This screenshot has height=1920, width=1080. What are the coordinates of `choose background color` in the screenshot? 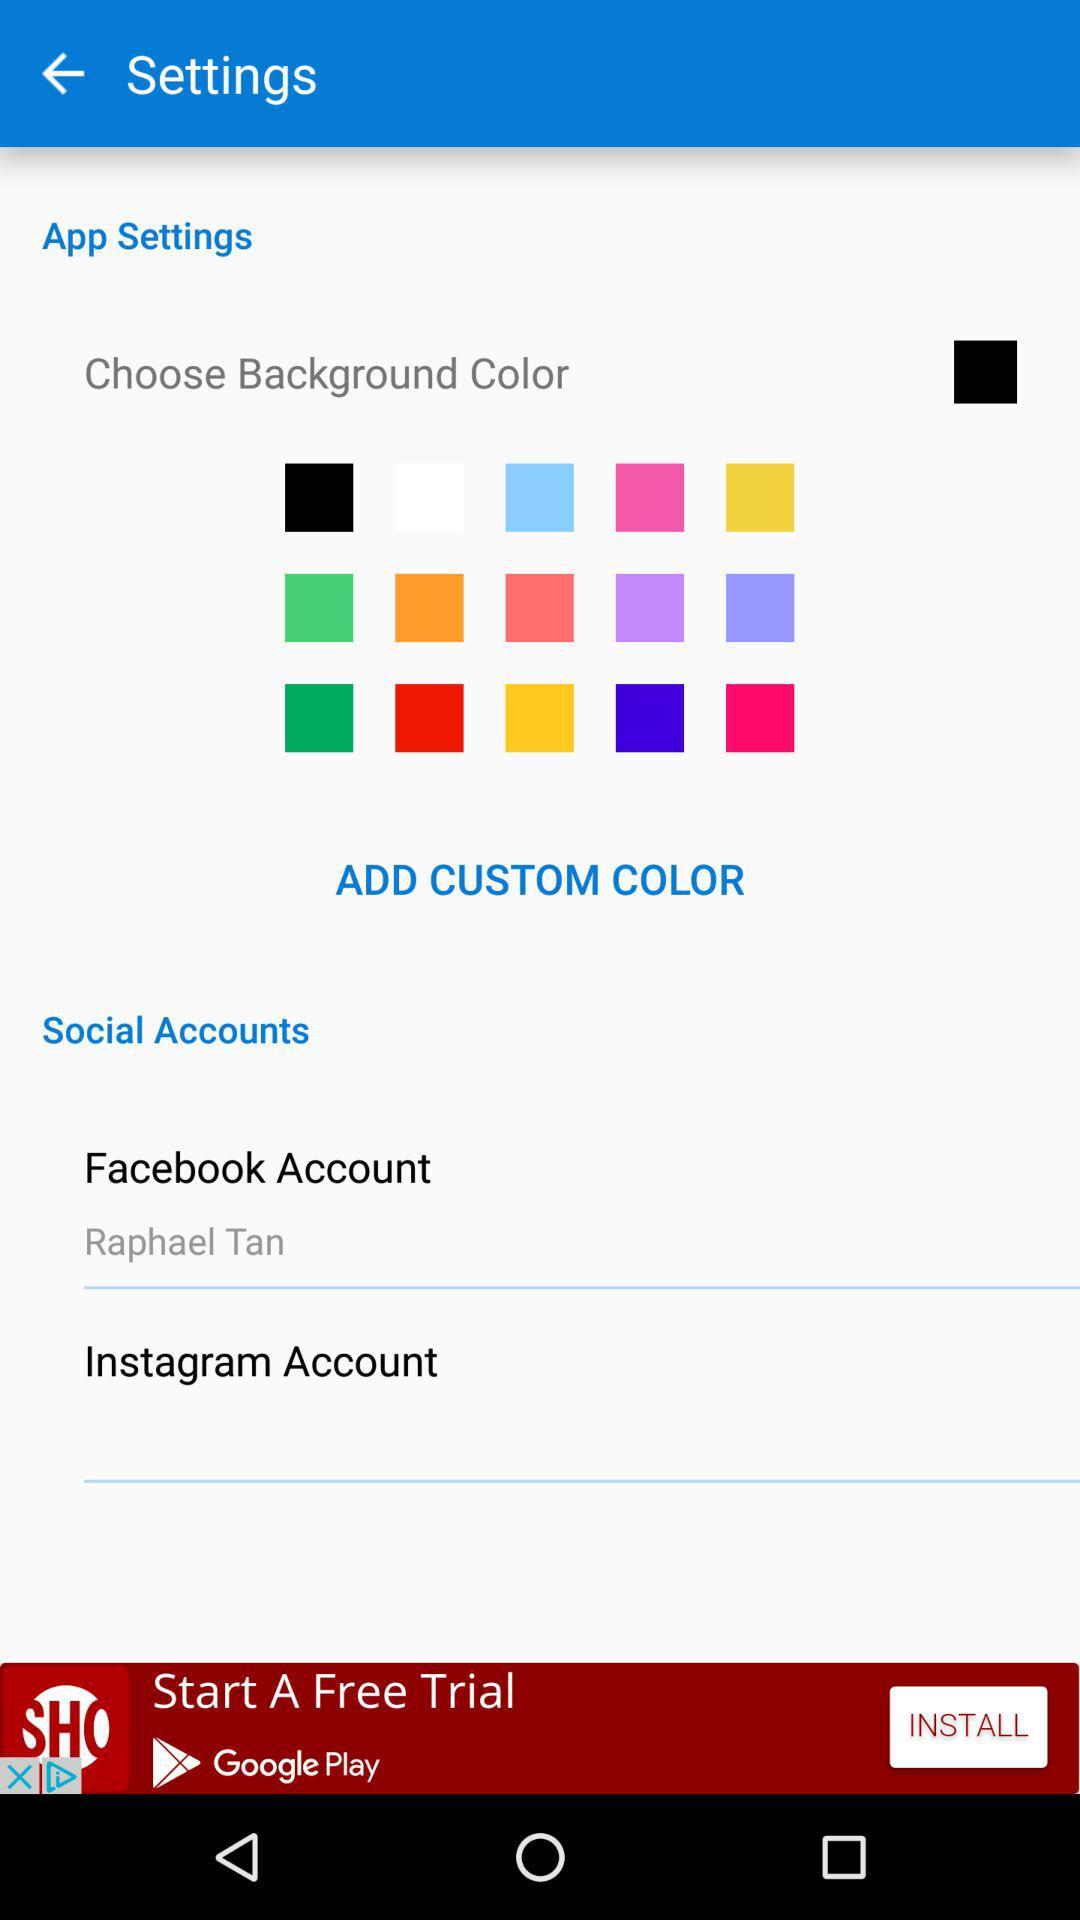 It's located at (760, 718).